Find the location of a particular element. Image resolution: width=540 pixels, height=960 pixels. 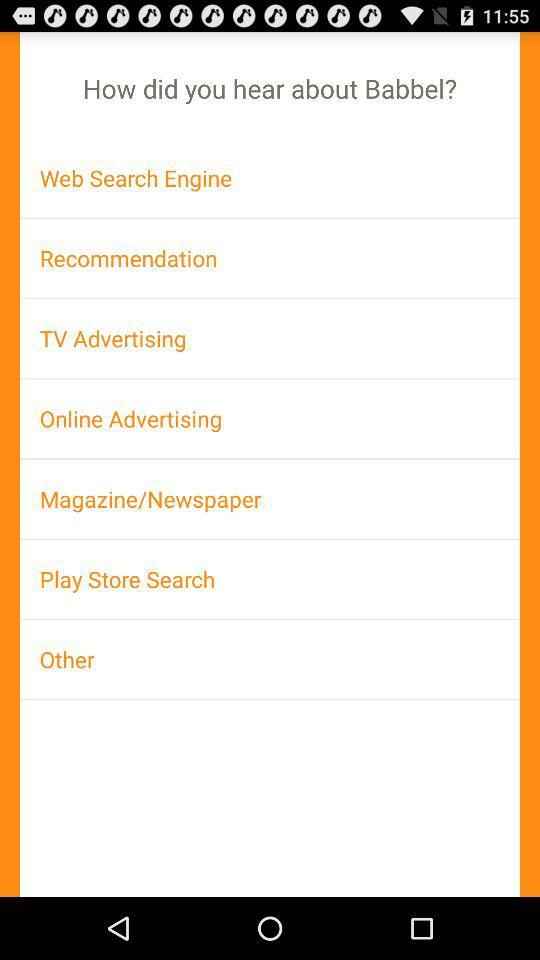

the online advertising is located at coordinates (270, 417).